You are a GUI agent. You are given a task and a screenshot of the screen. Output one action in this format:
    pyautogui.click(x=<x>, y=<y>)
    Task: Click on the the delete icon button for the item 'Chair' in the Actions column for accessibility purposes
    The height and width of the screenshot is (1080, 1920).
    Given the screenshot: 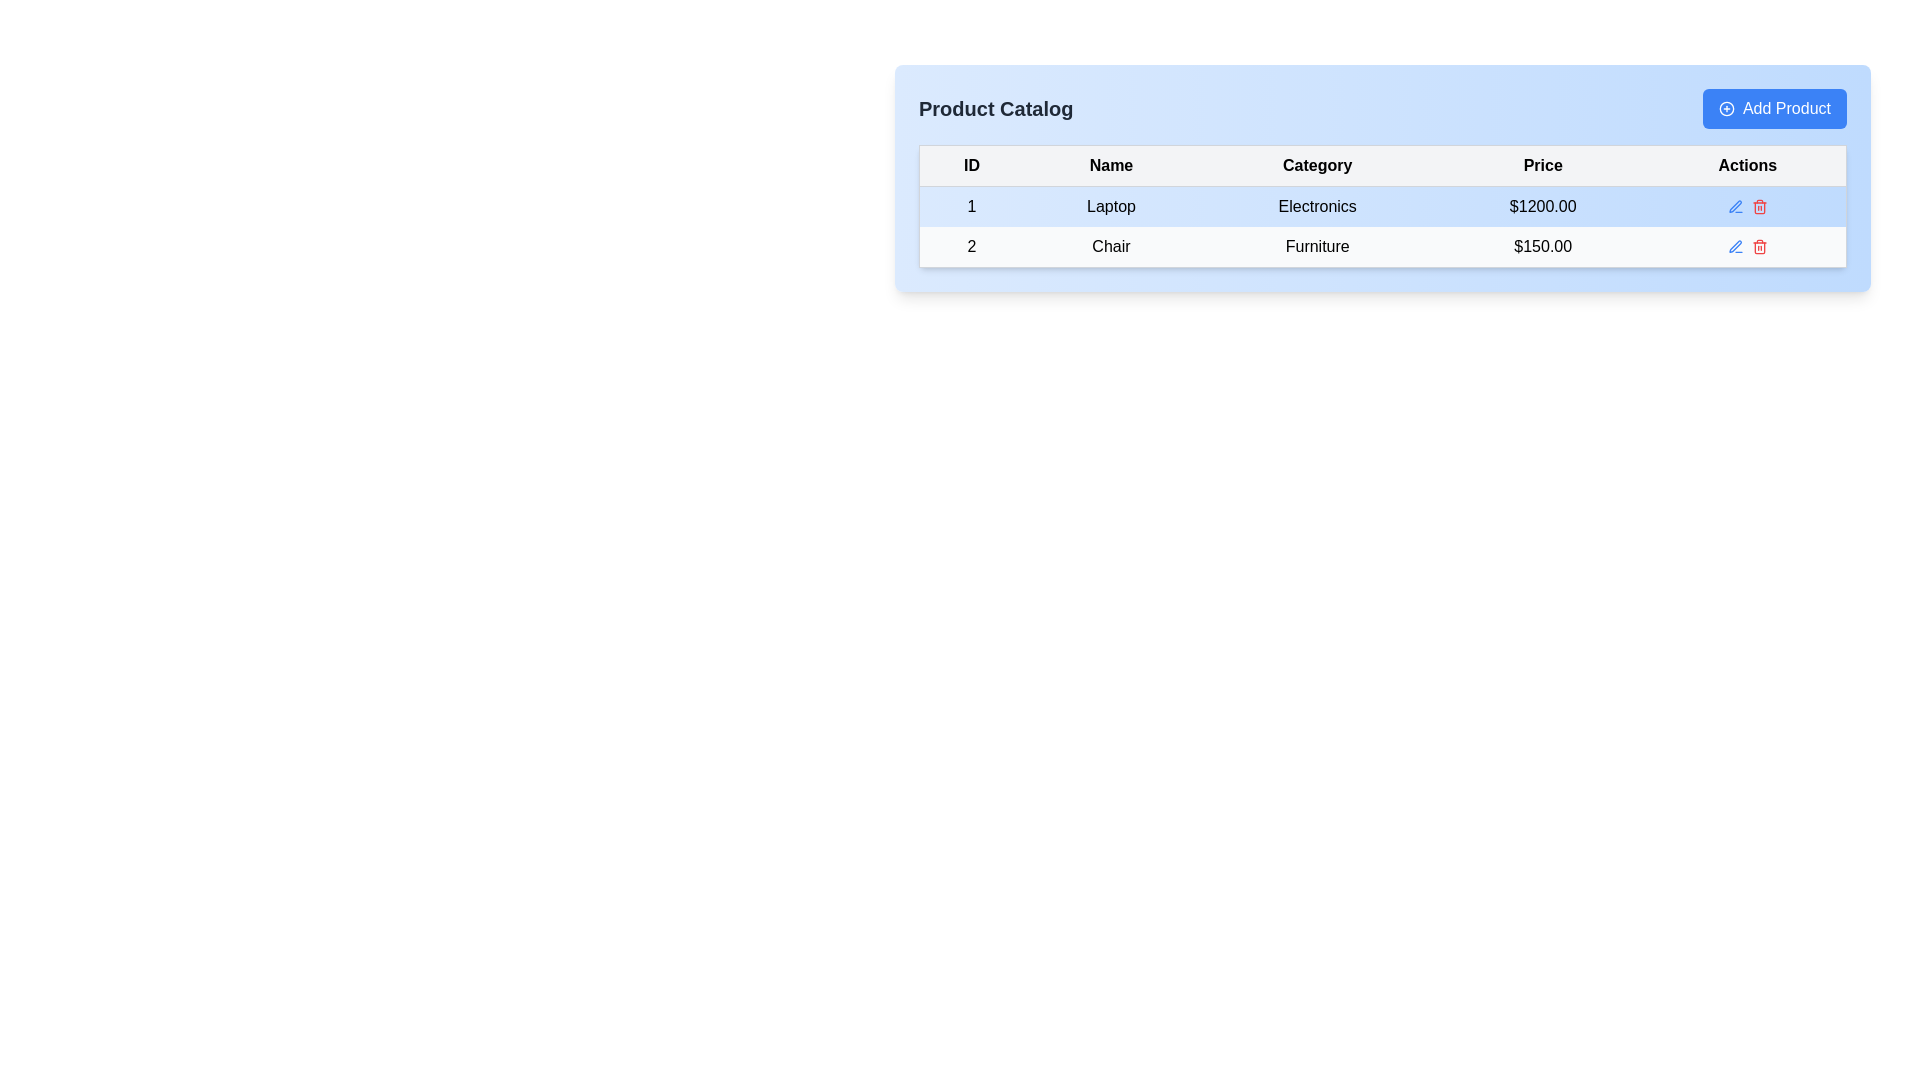 What is the action you would take?
    pyautogui.click(x=1758, y=245)
    